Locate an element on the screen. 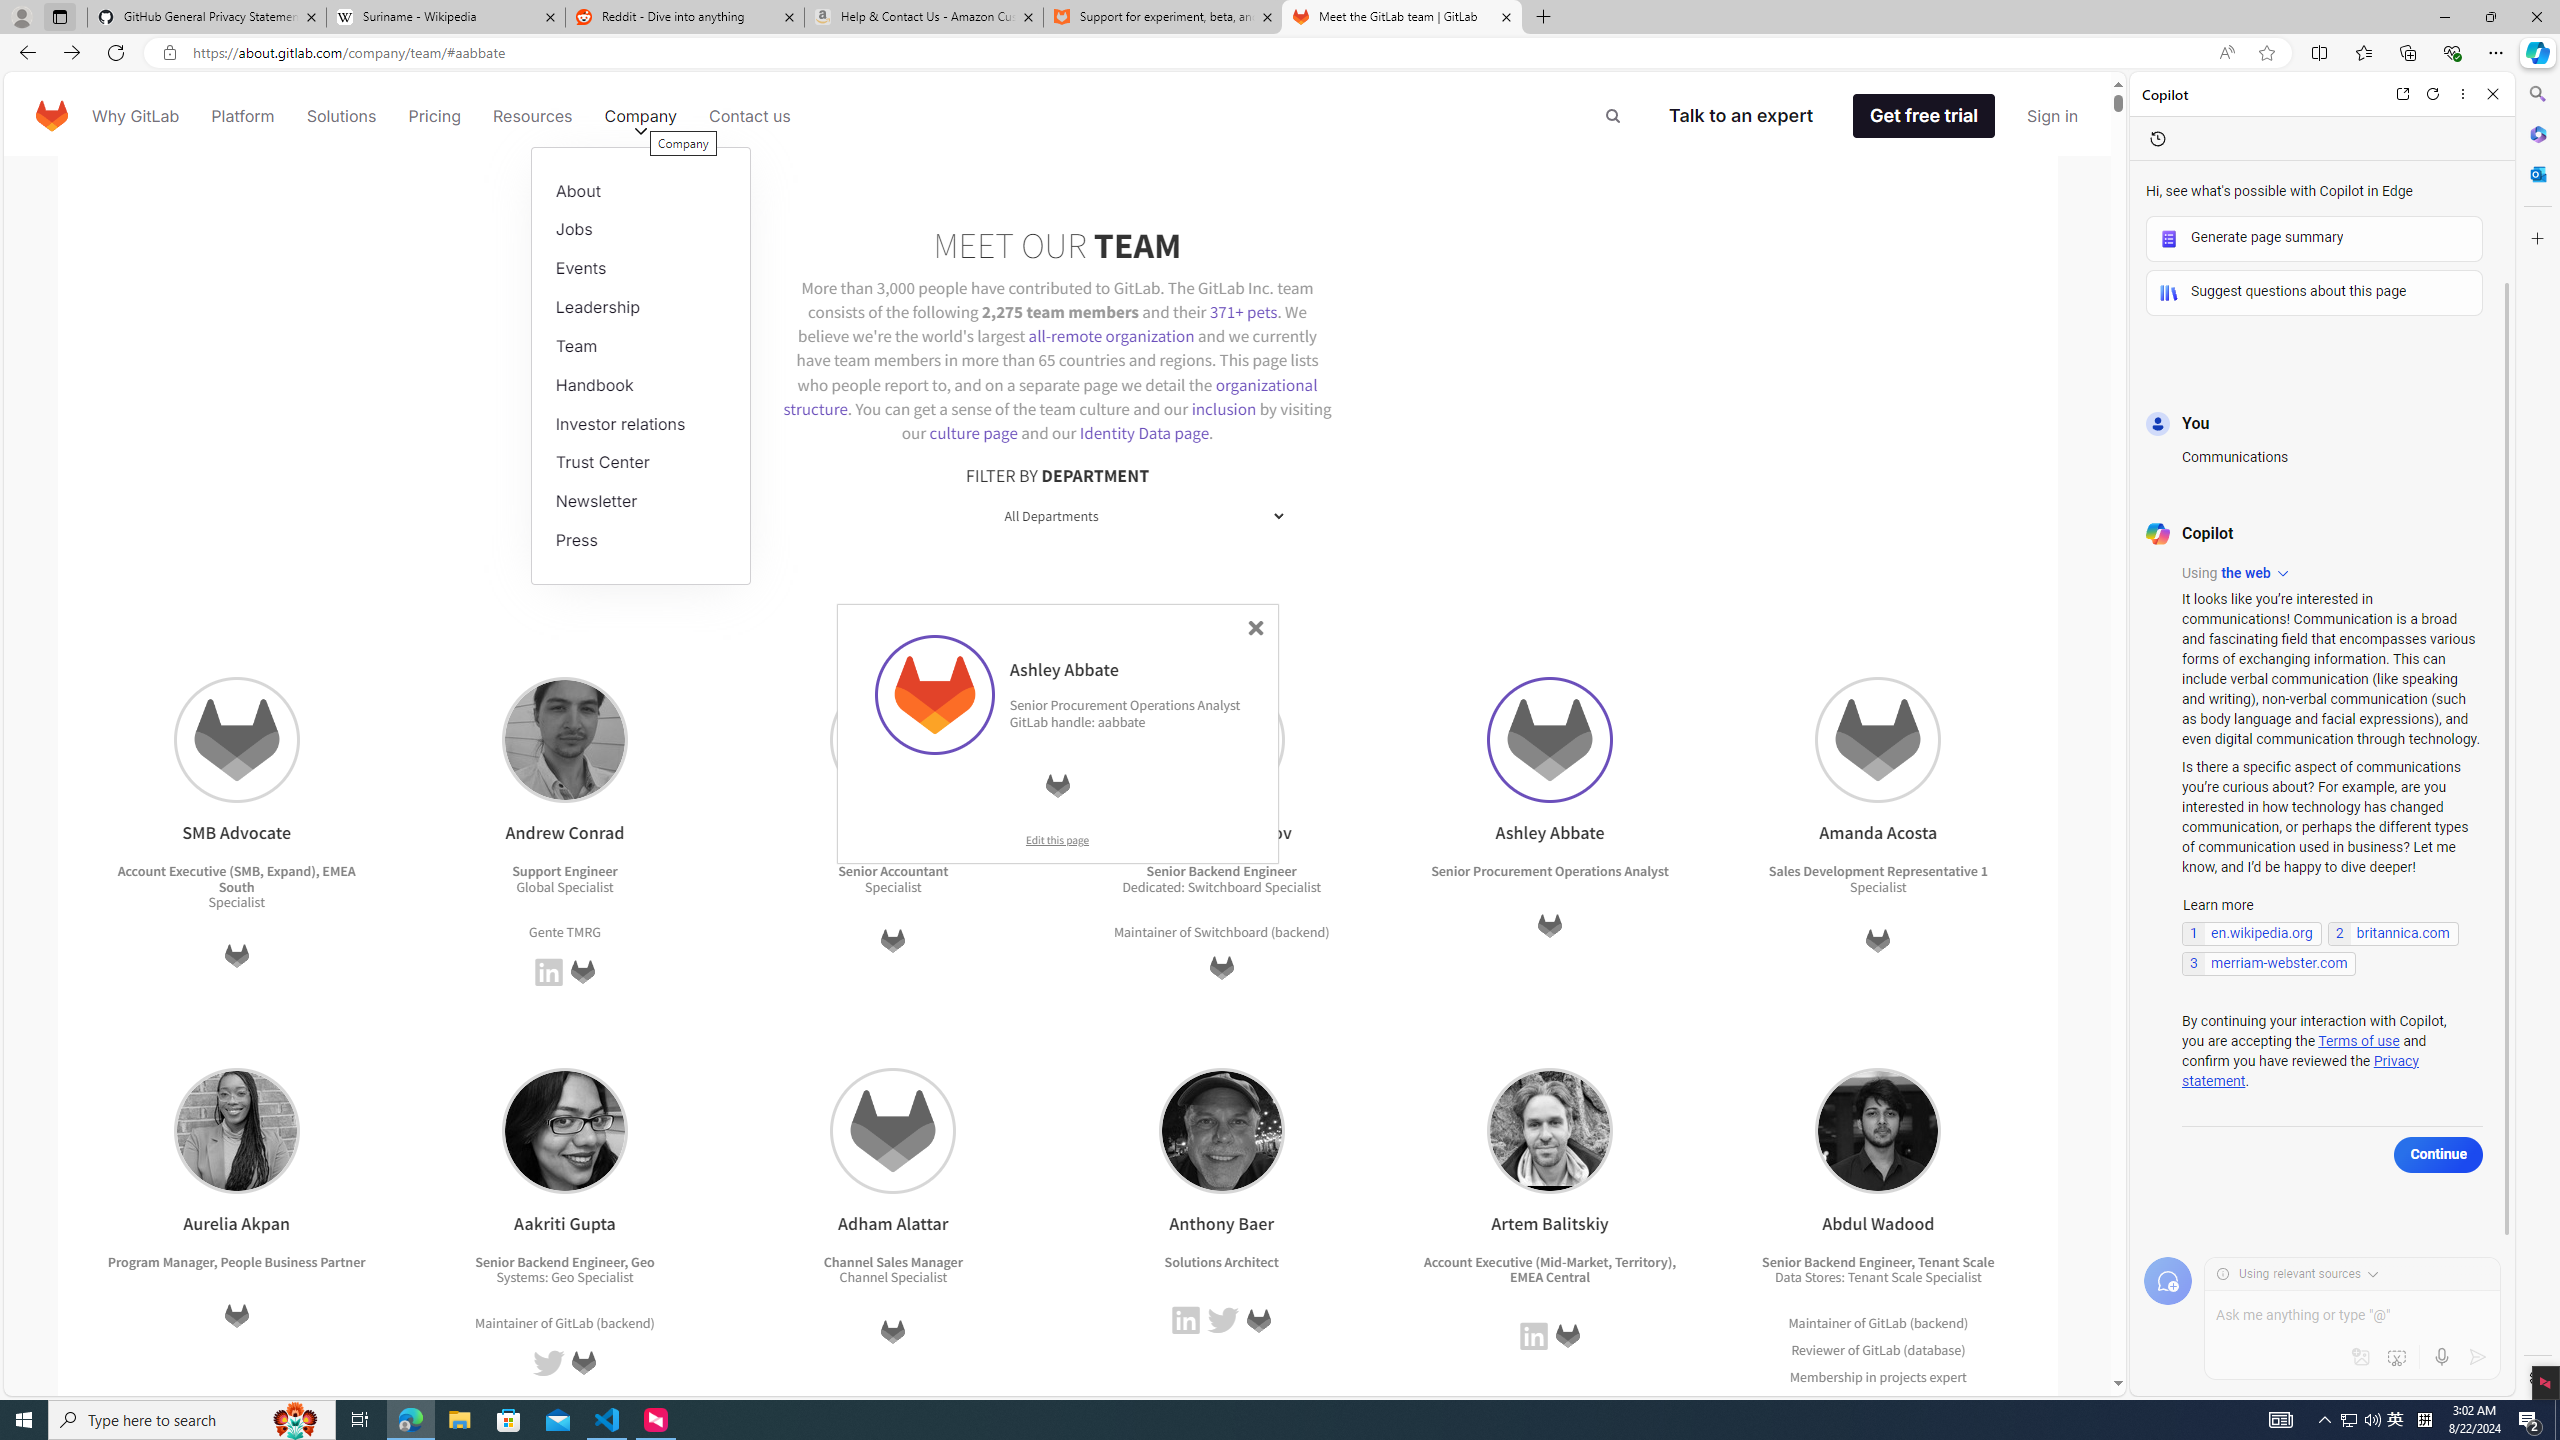  'Anthony Baer' is located at coordinates (1220, 1129).